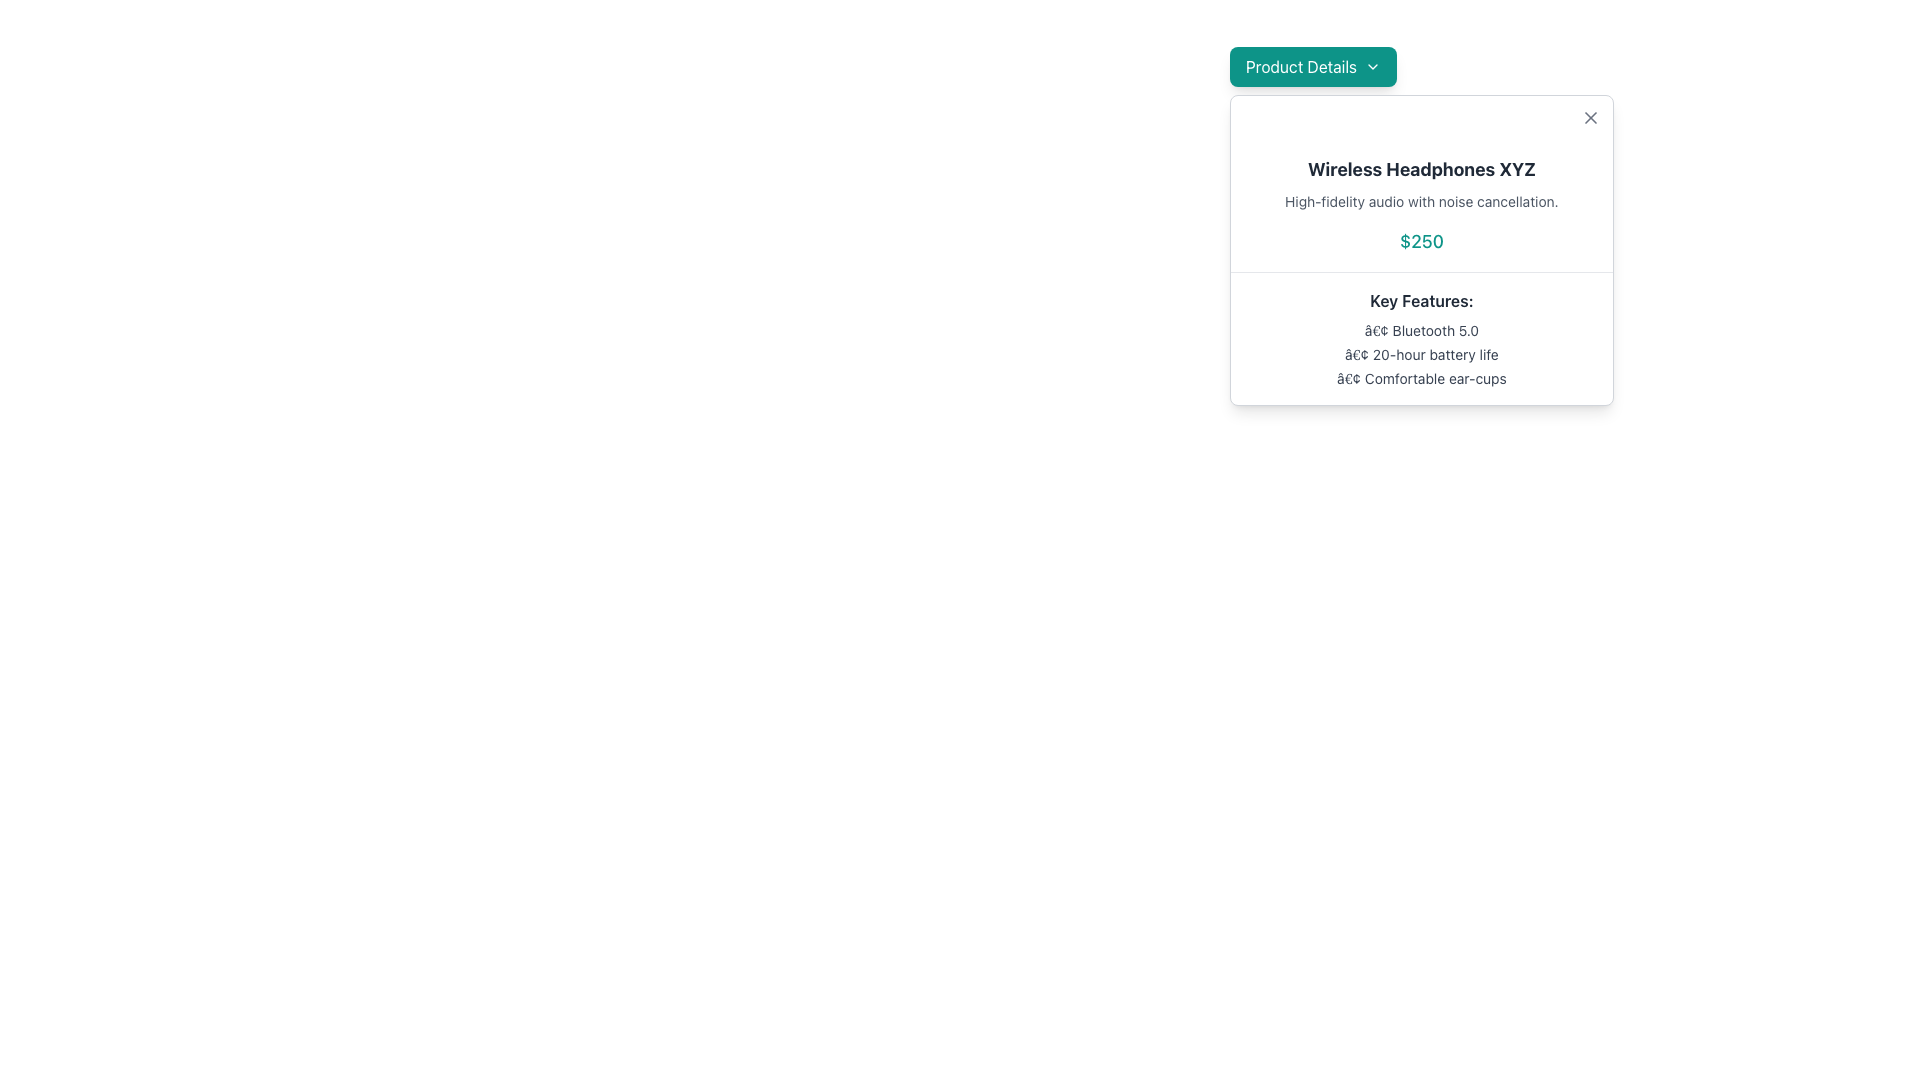 The width and height of the screenshot is (1920, 1080). Describe the element at coordinates (1589, 118) in the screenshot. I see `the 'X' icon in the top-right corner of the modal box for 'Wireless Headphones XYZ'` at that location.